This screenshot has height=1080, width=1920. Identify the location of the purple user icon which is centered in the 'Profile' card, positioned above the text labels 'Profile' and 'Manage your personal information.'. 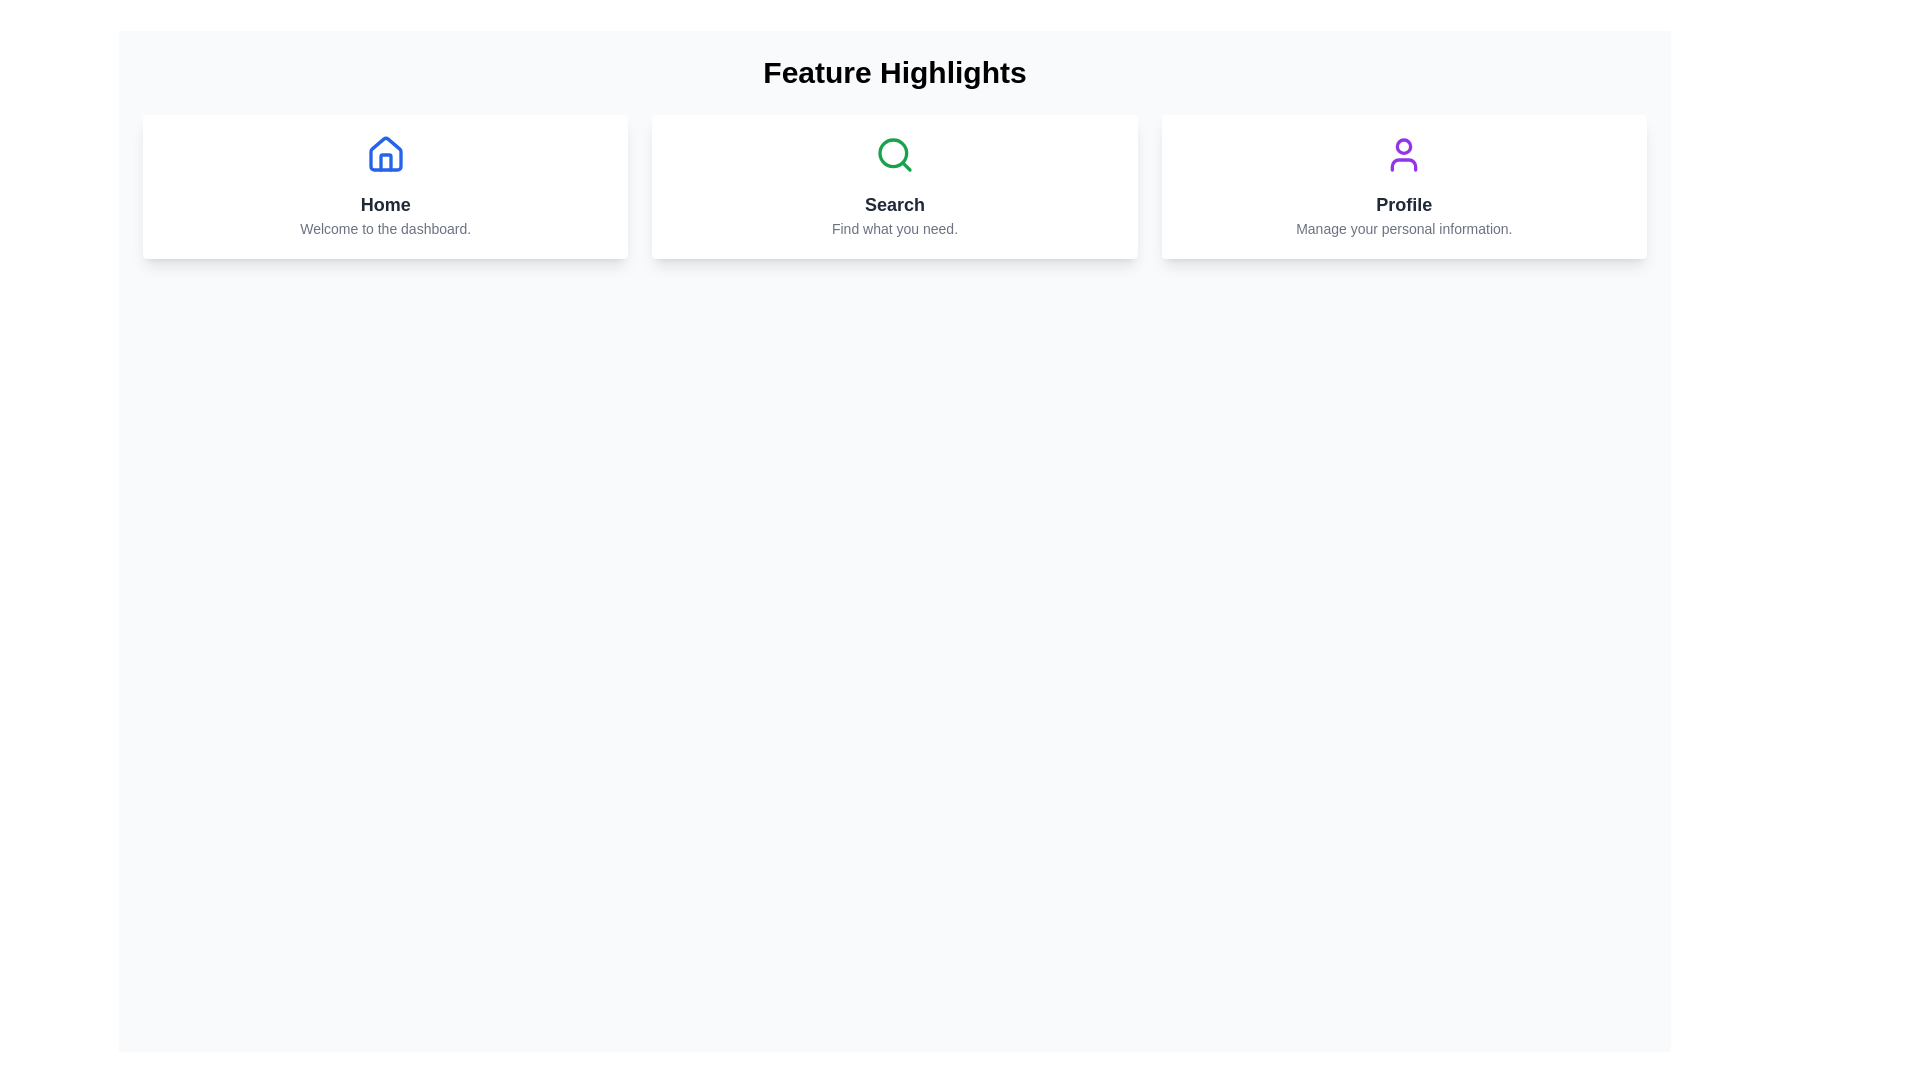
(1403, 153).